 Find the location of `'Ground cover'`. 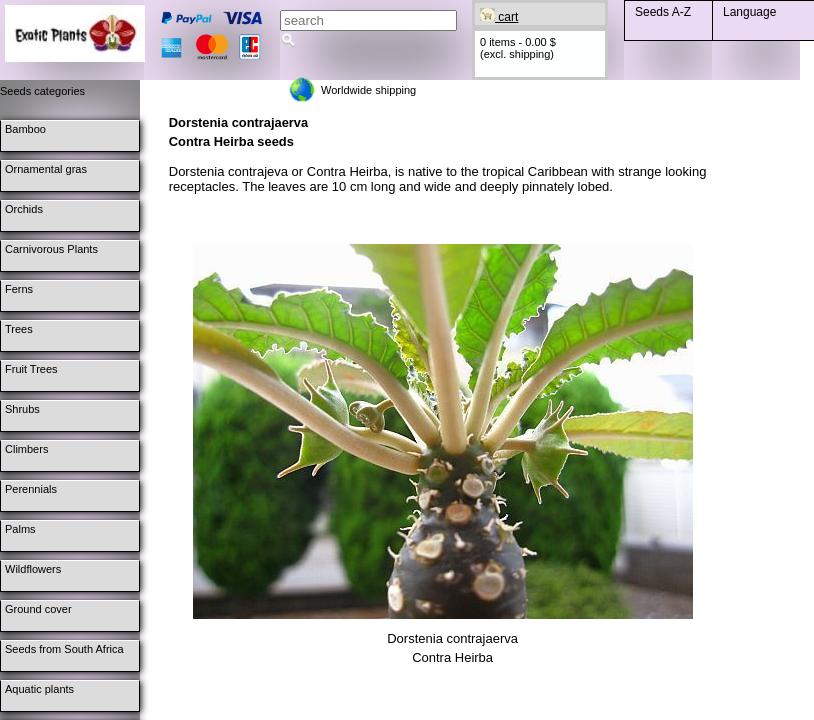

'Ground cover' is located at coordinates (37, 607).